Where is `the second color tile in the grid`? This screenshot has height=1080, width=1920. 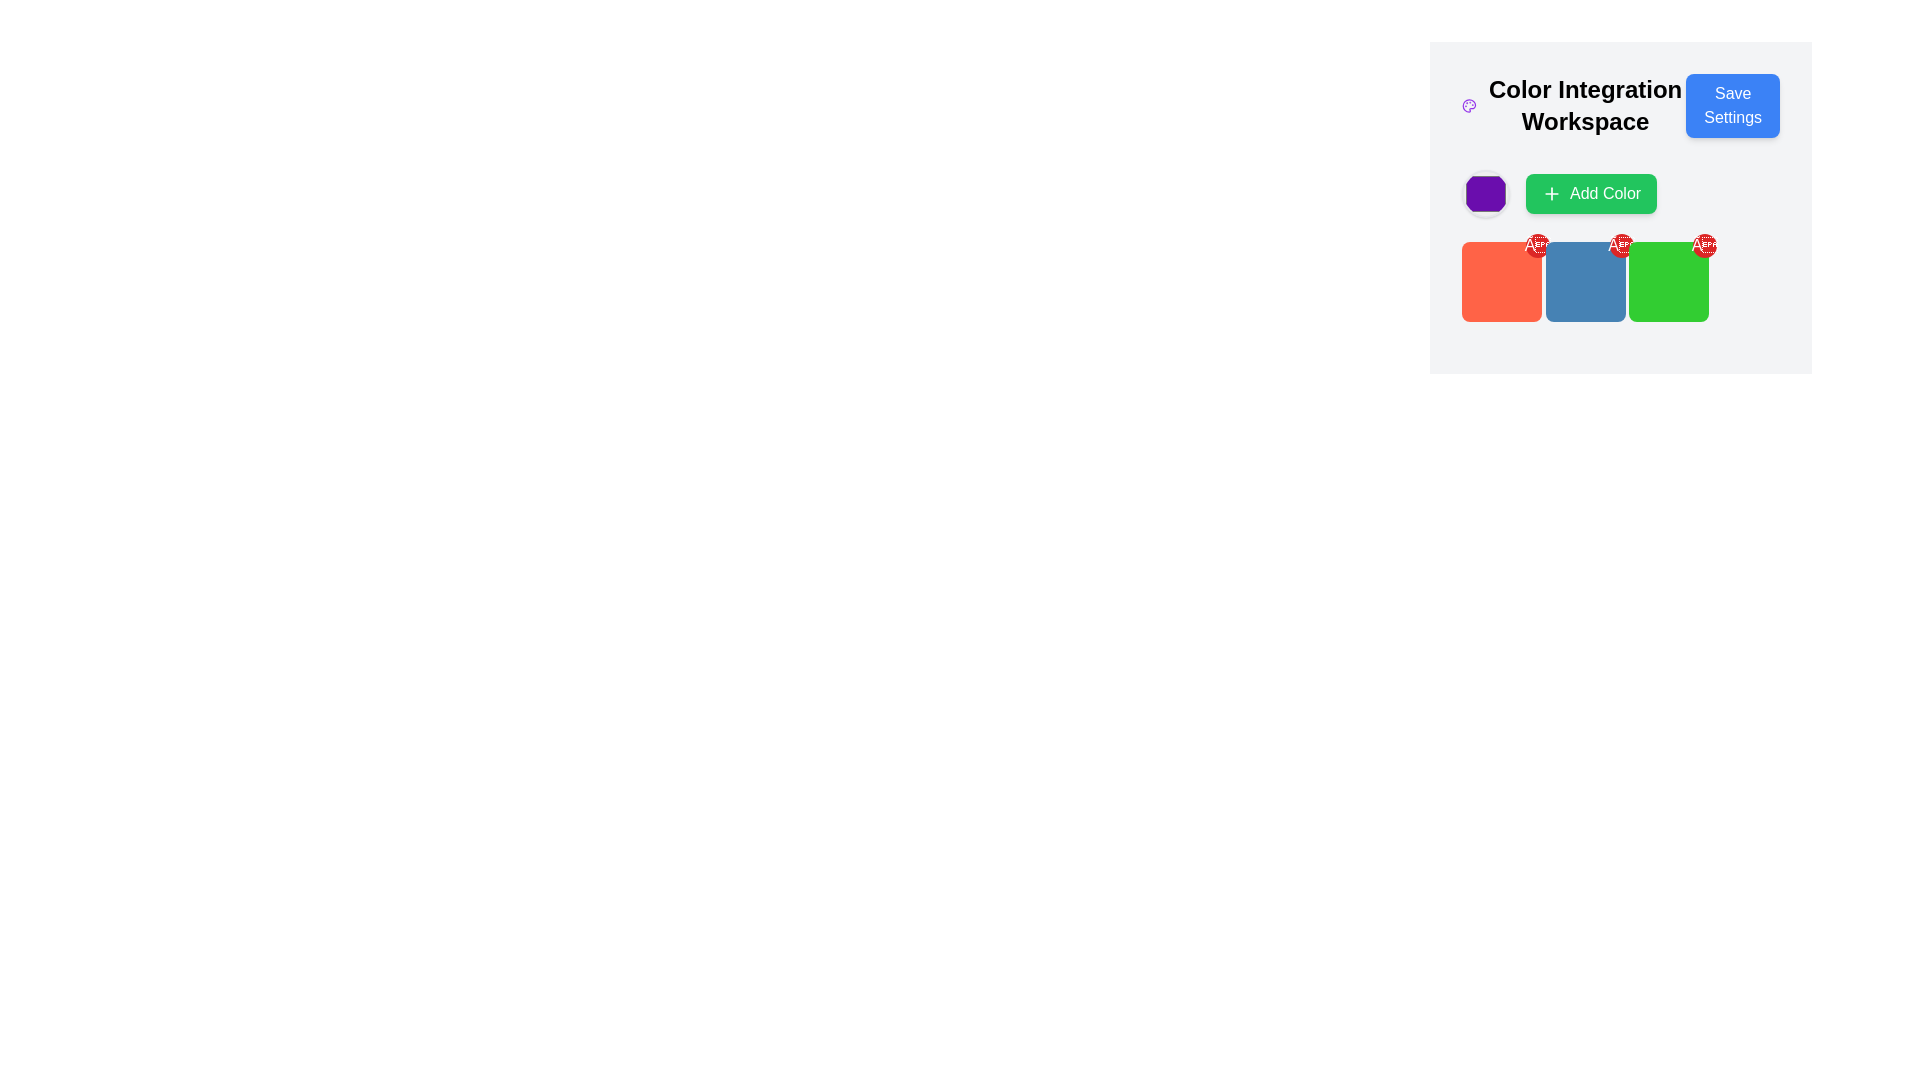
the second color tile in the grid is located at coordinates (1621, 281).